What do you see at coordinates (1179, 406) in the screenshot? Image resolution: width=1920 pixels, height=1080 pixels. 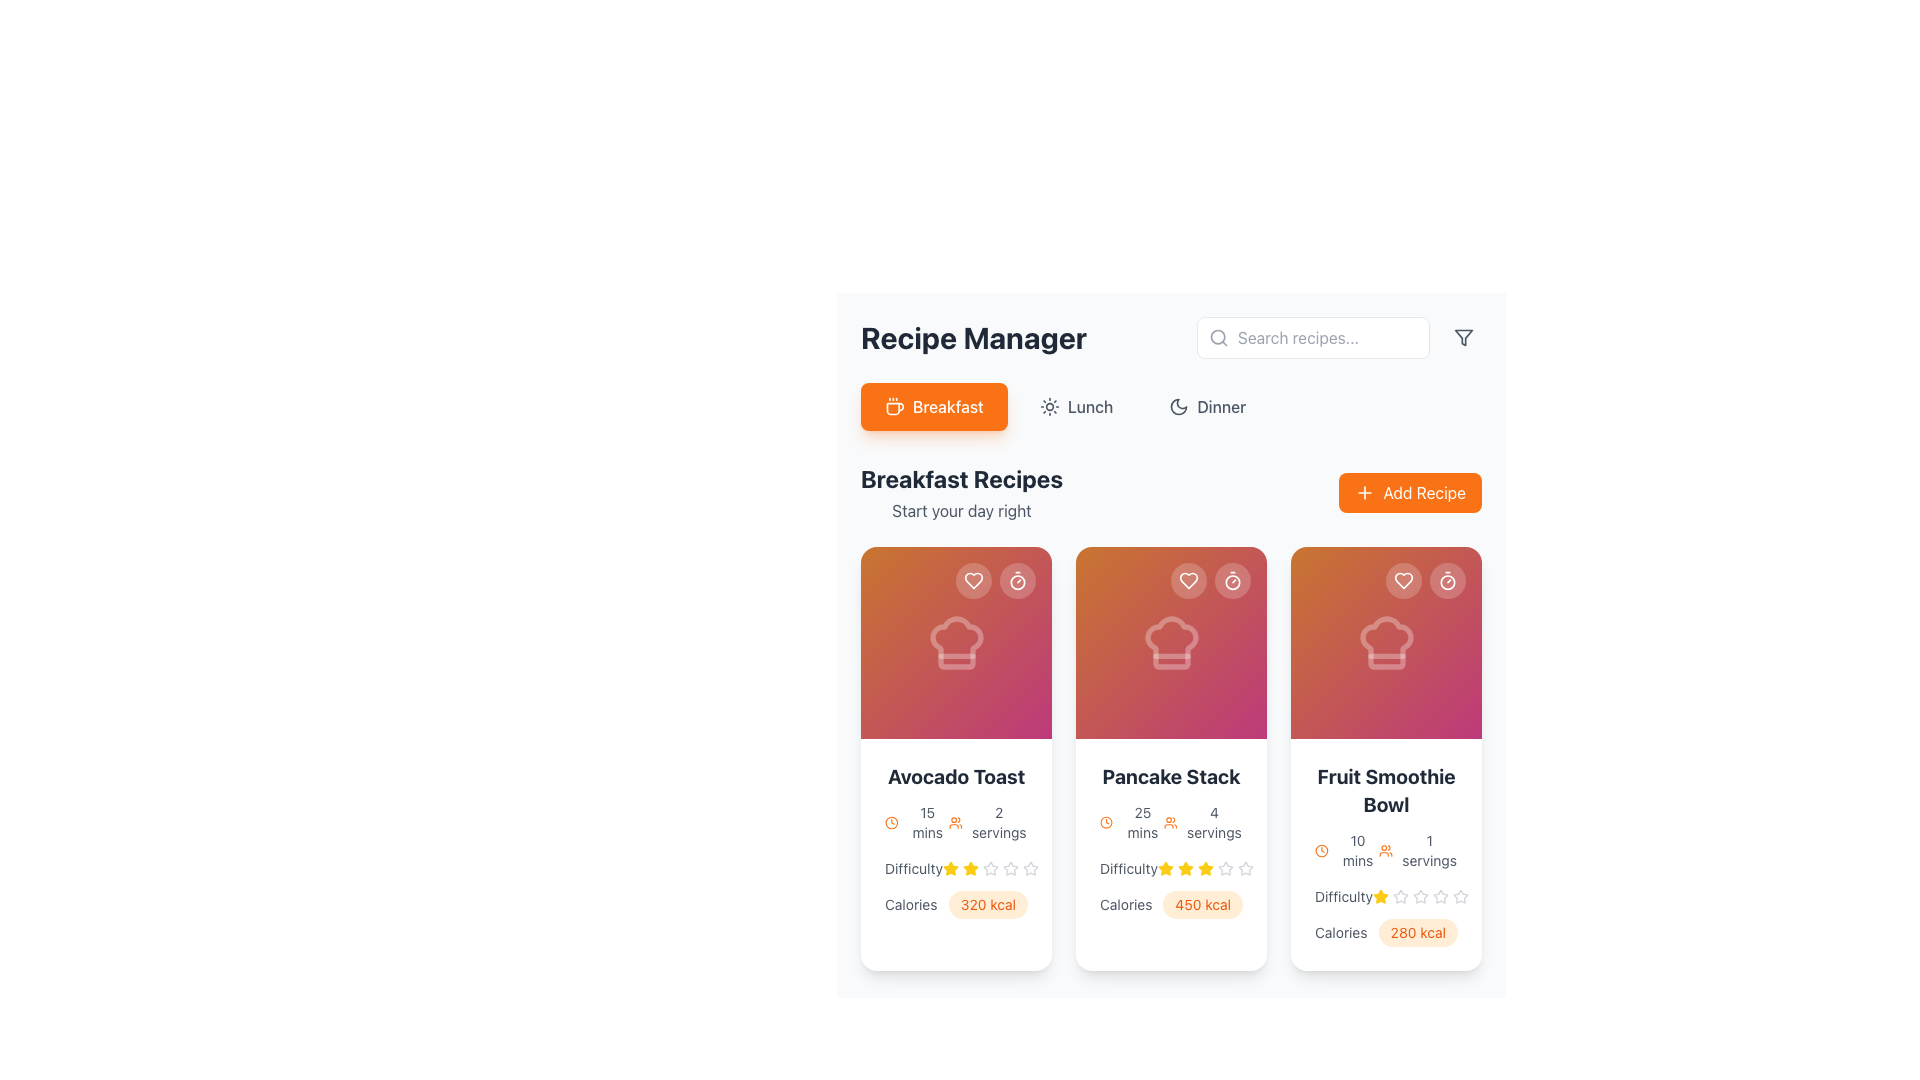 I see `the decorative icon representing the 'Dinner' section of the application, located to the left of the 'Dinner' text label and adjacent to 'Breakfast' and 'Lunch' buttons` at bounding box center [1179, 406].